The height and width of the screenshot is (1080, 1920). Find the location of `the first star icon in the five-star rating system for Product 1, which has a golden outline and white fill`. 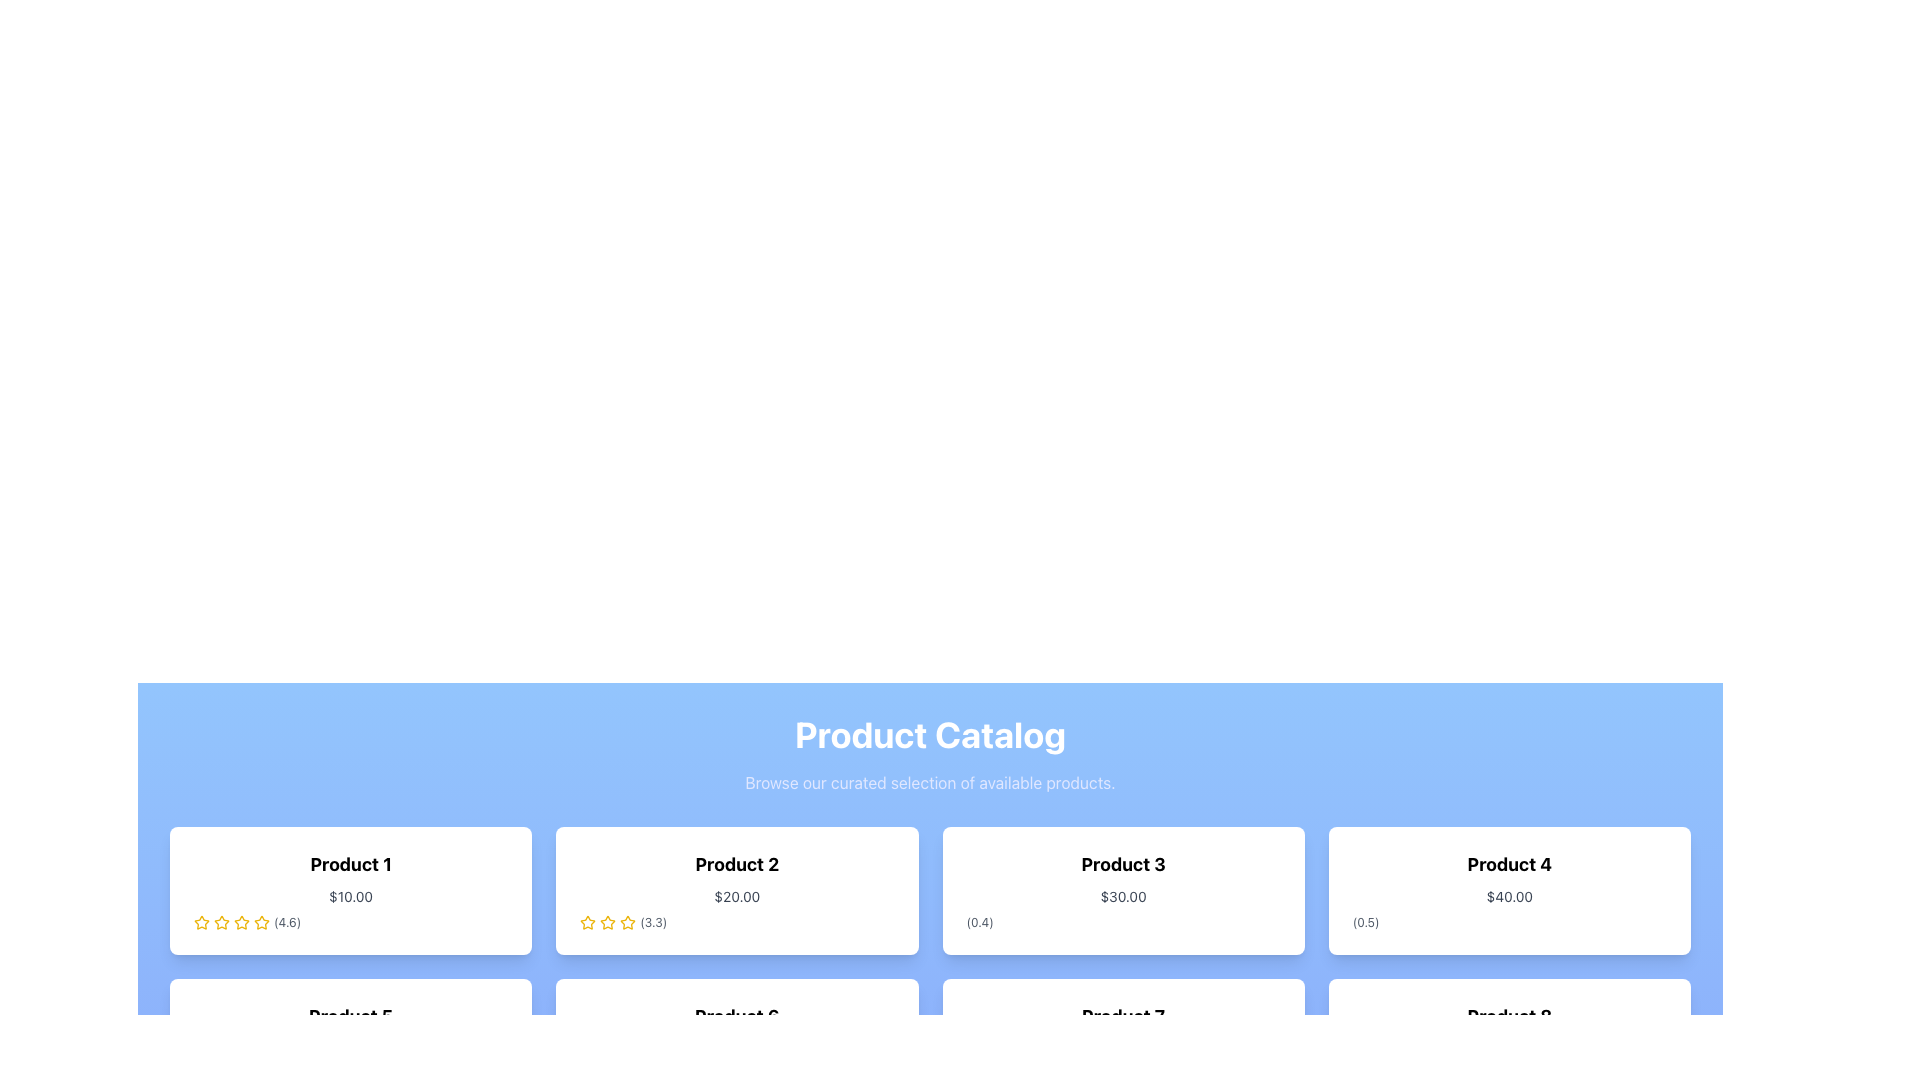

the first star icon in the five-star rating system for Product 1, which has a golden outline and white fill is located at coordinates (221, 922).